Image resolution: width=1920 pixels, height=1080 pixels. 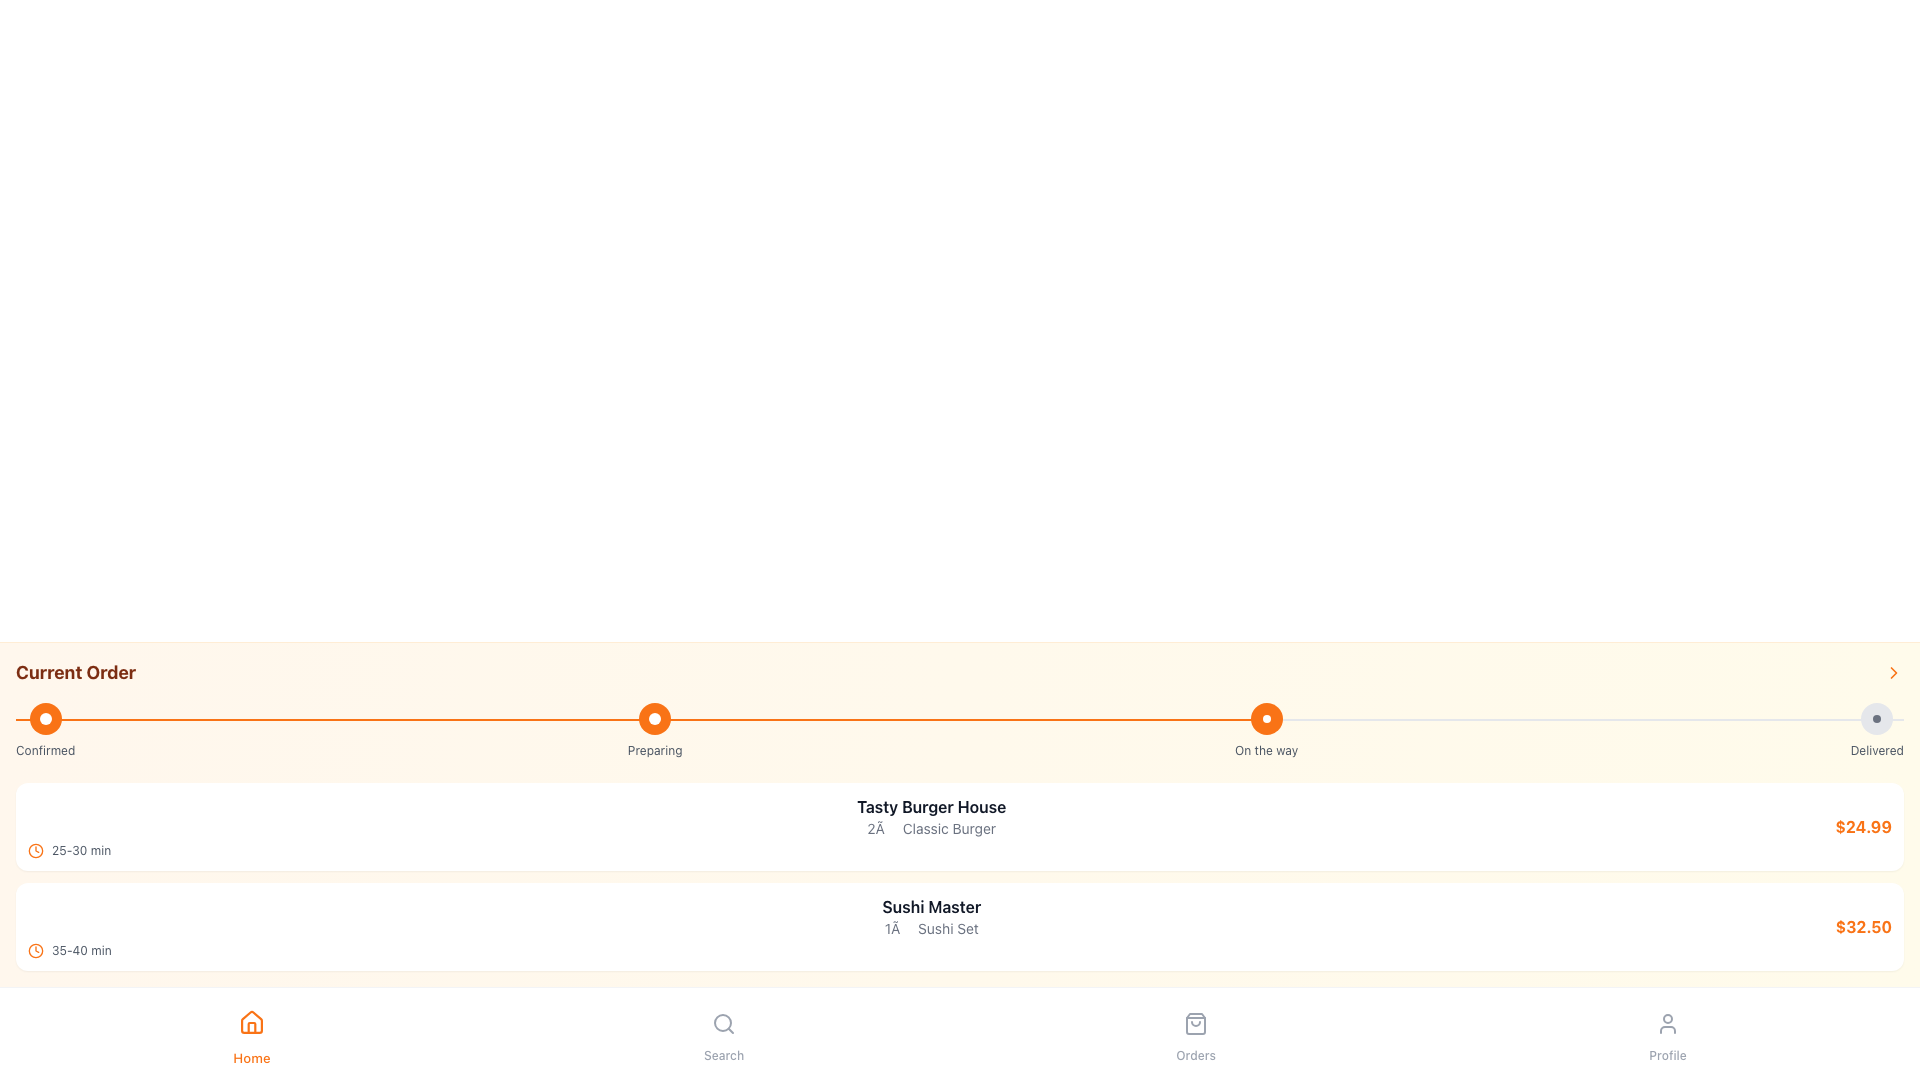 I want to click on text label indicating the estimated delivery time, which displays '25-30 min' next to a clock icon, located in the first row of a list-like structure, so click(x=80, y=851).